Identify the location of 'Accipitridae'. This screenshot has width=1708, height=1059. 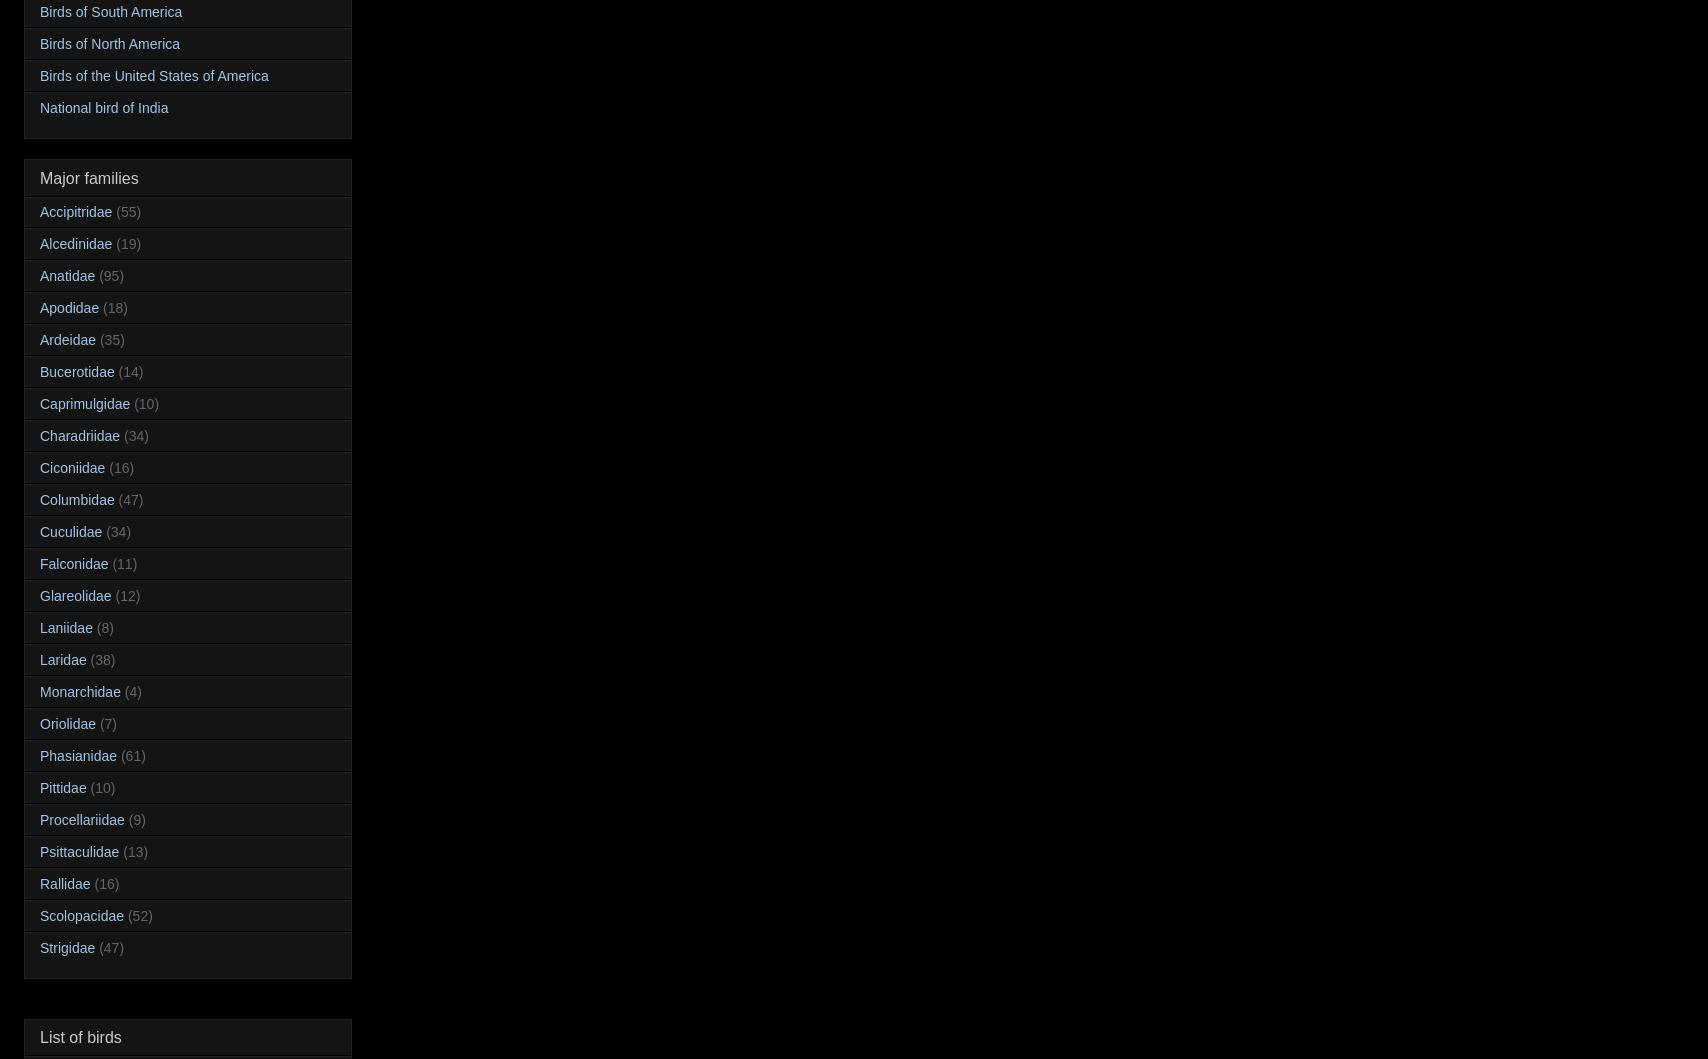
(76, 209).